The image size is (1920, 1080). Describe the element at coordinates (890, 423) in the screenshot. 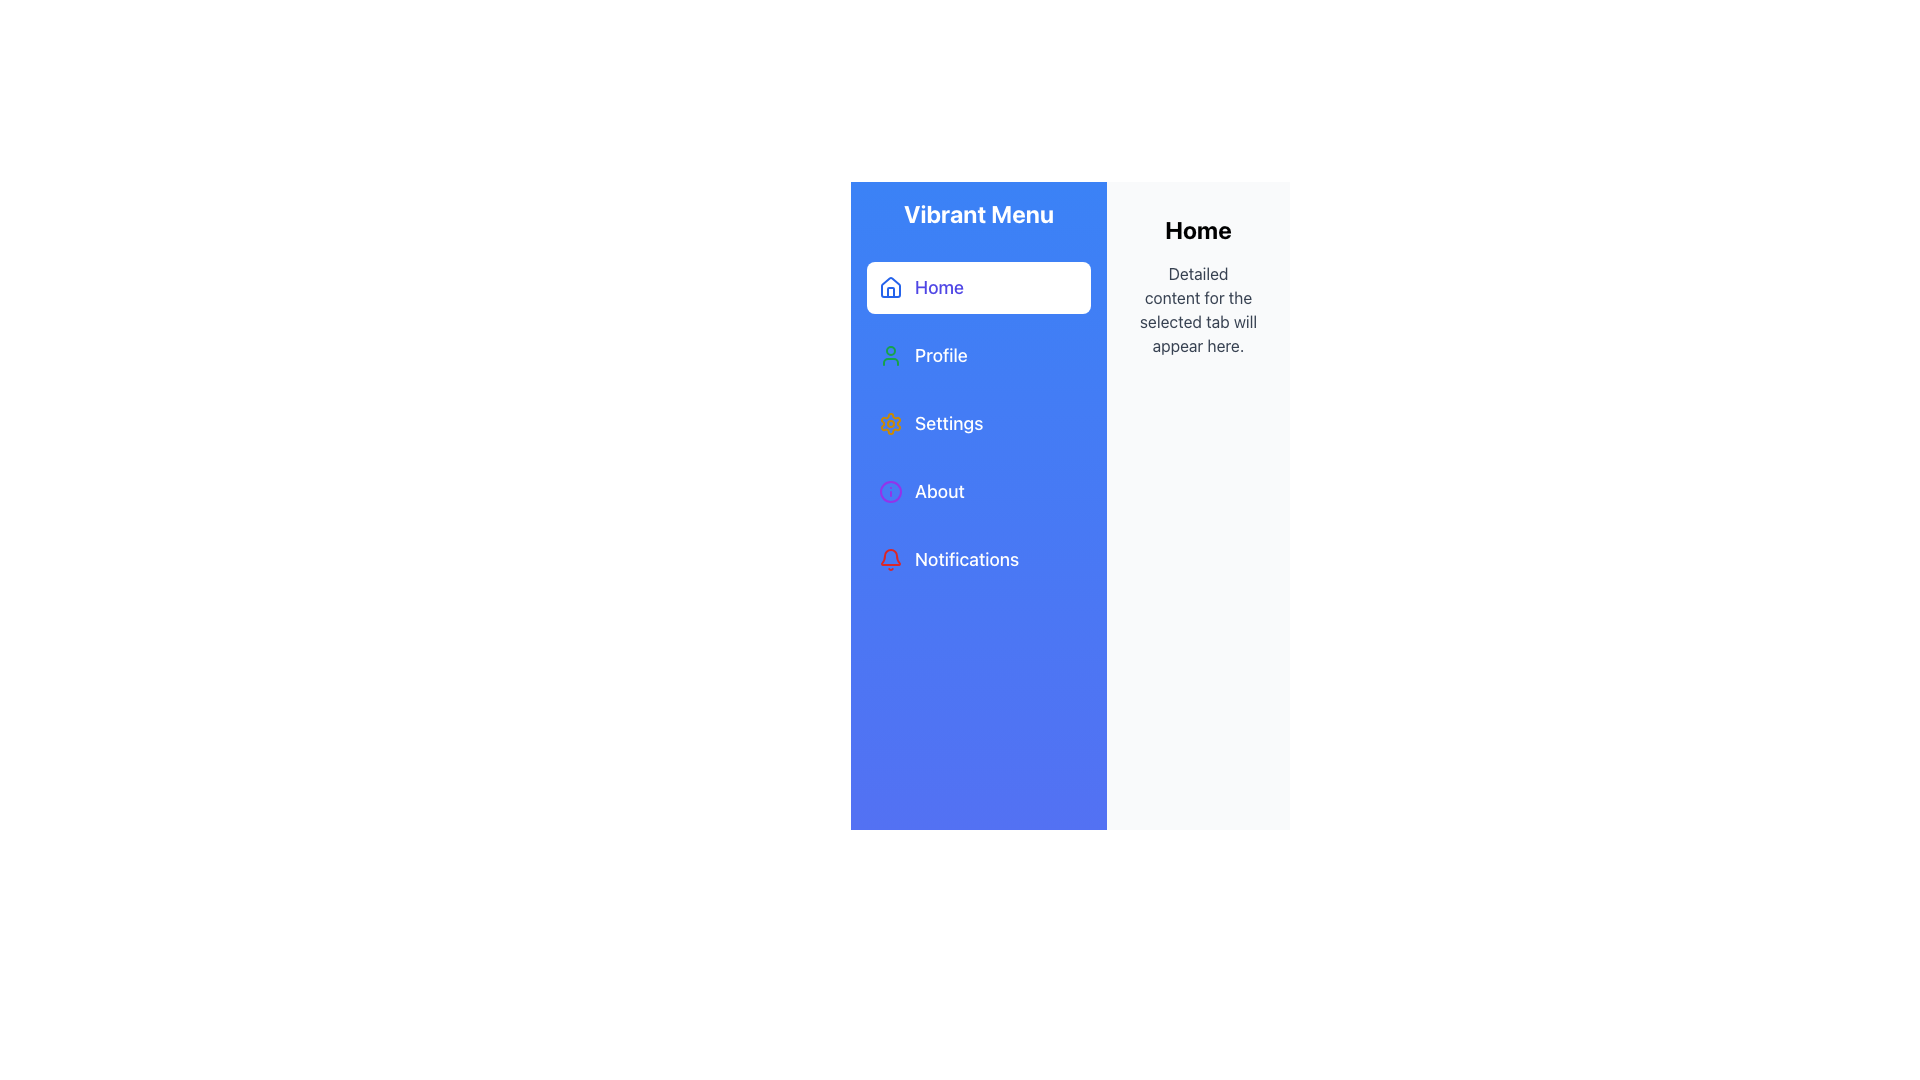

I see `the settings gear icon, which is yellow and located in the 'Settings' menu item of the side navigation menu, to the left of the 'Settings' text` at that location.